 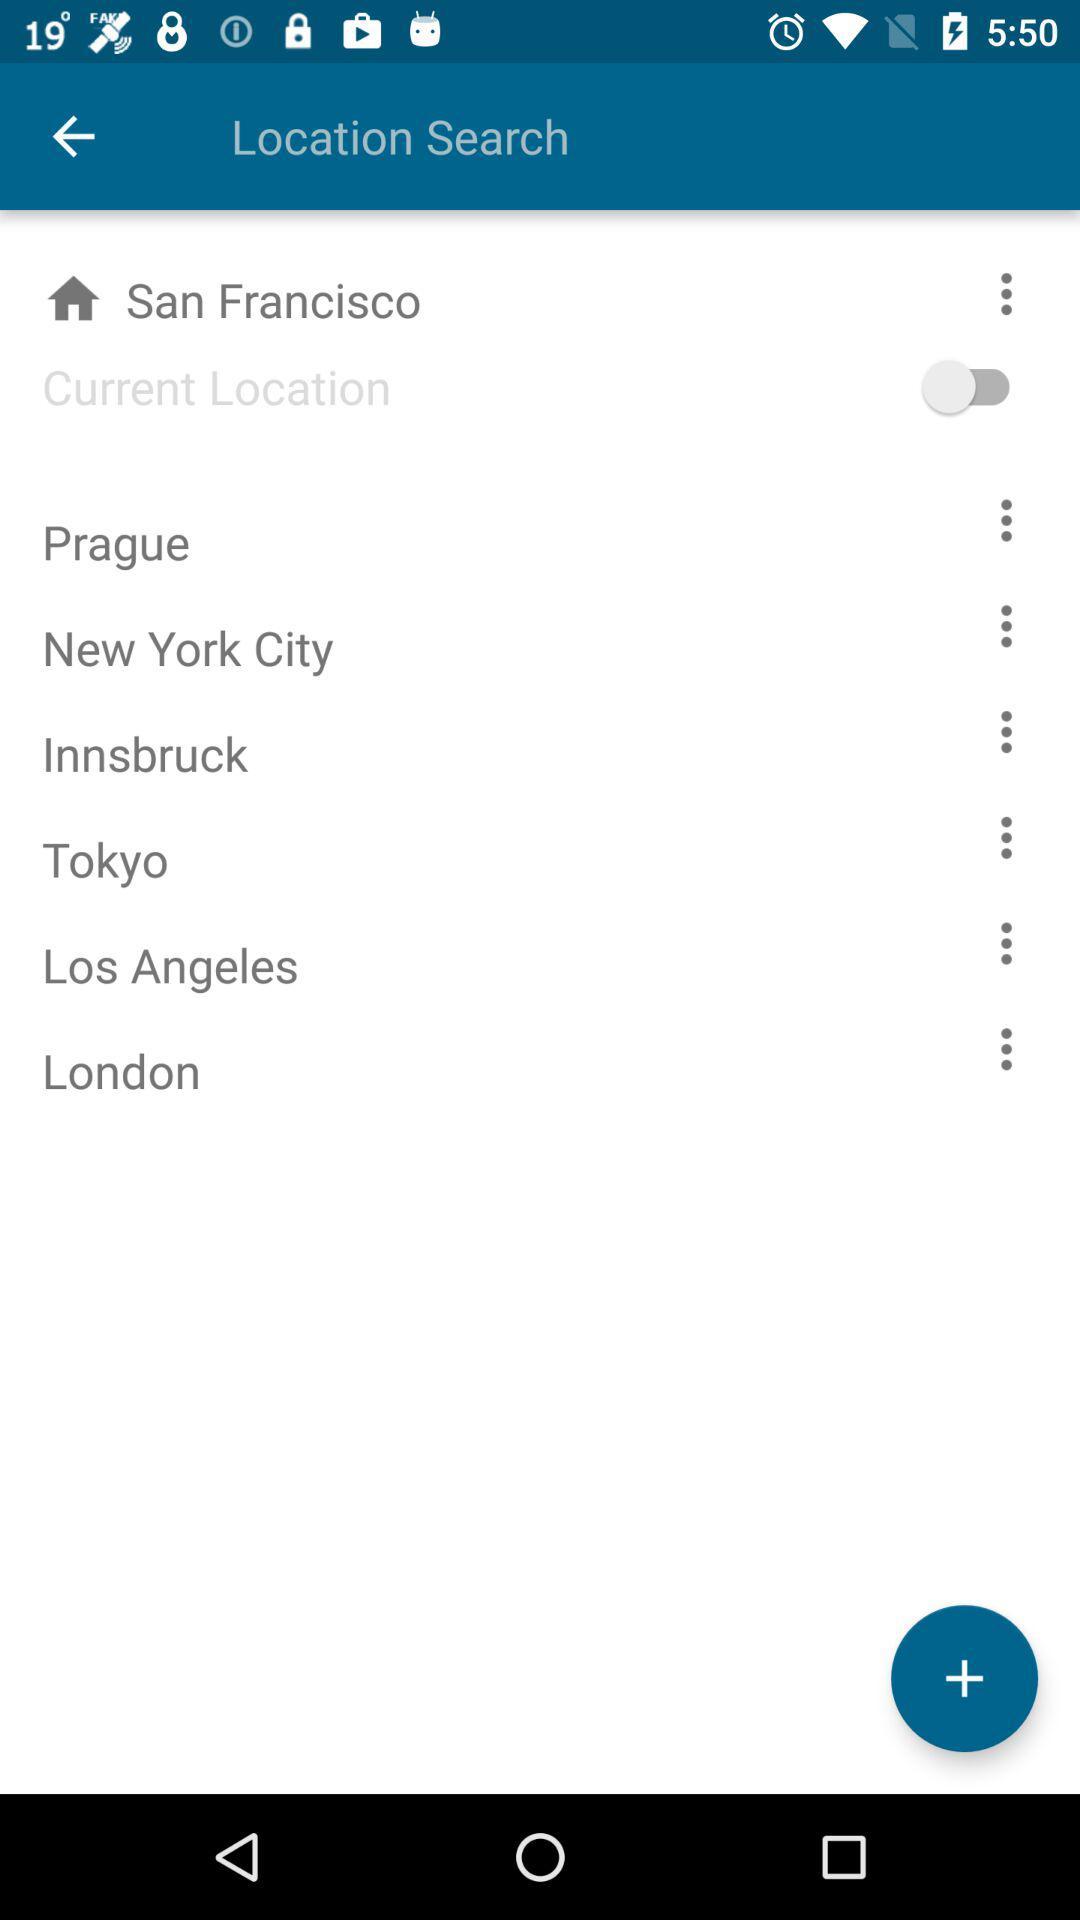 What do you see at coordinates (1027, 292) in the screenshot?
I see `more options for the selected city` at bounding box center [1027, 292].